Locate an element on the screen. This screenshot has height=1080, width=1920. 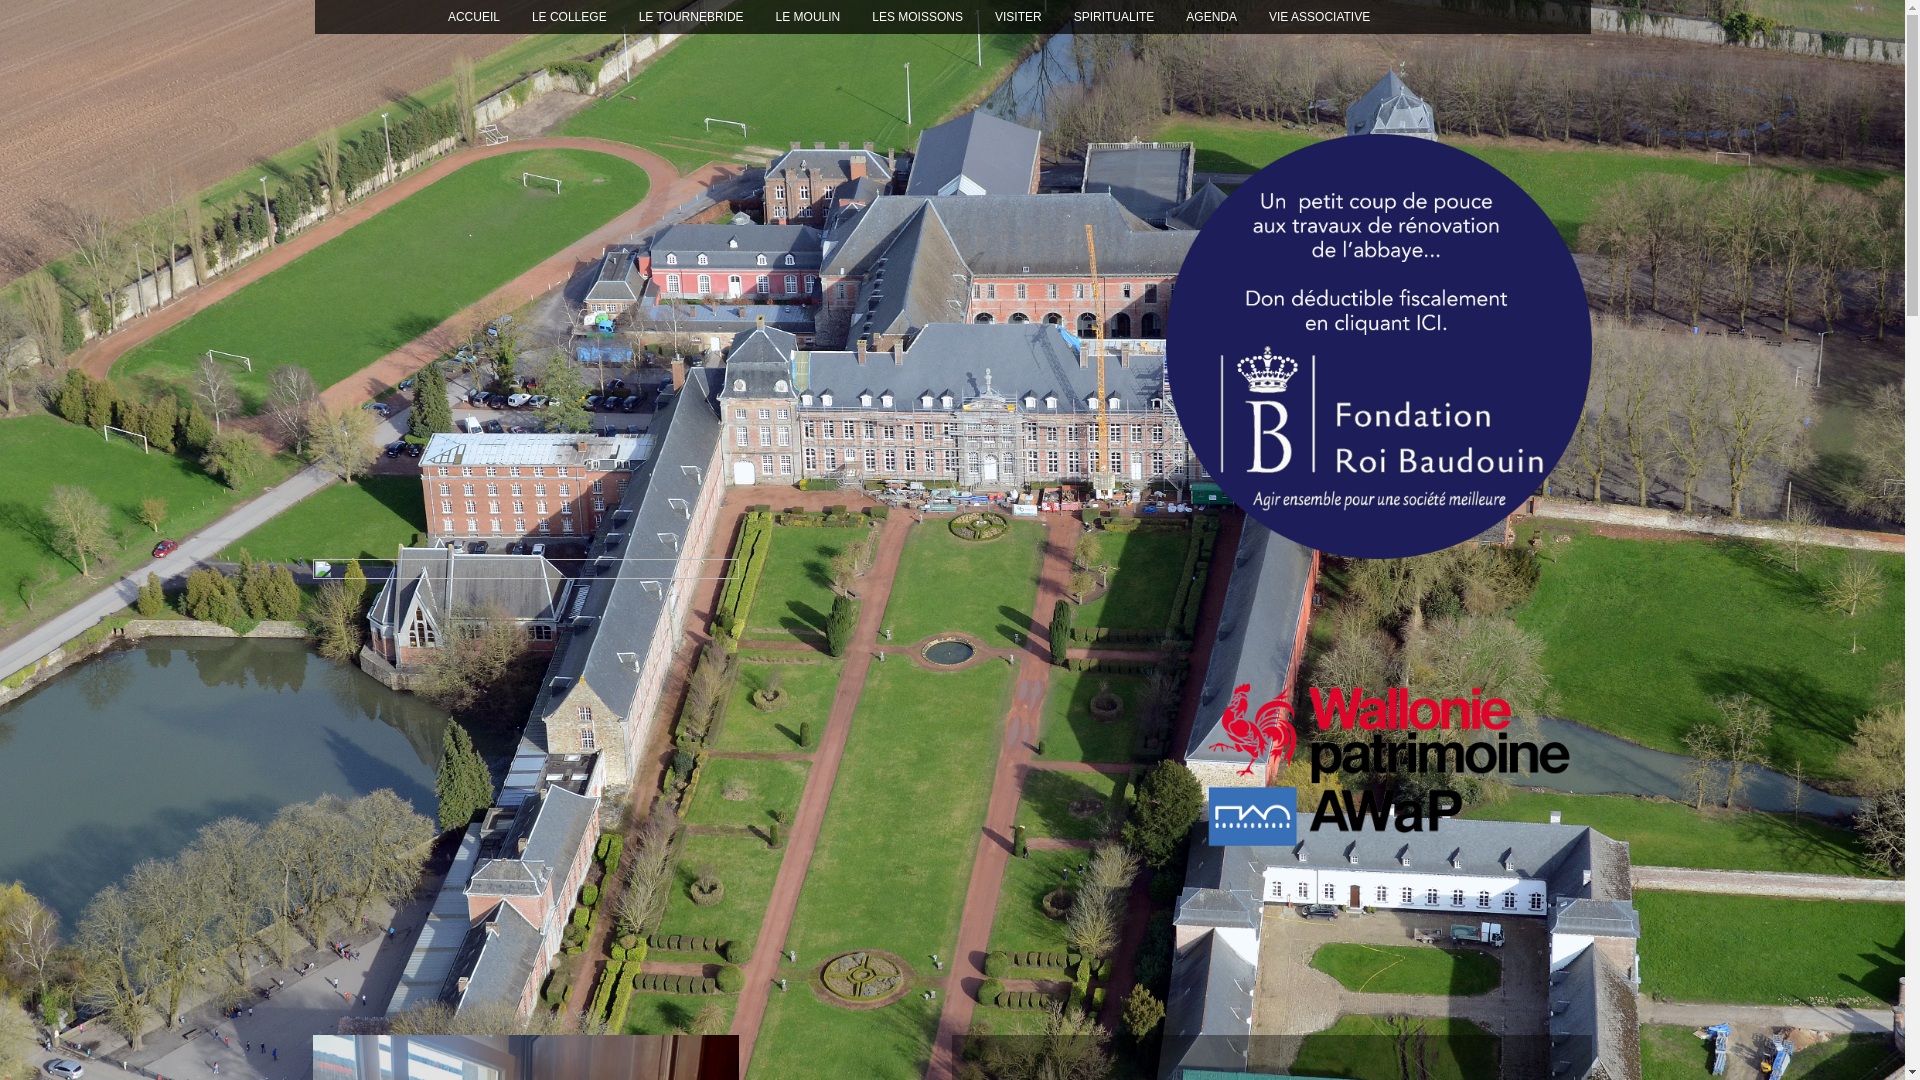
'LE COLLEGE' is located at coordinates (568, 16).